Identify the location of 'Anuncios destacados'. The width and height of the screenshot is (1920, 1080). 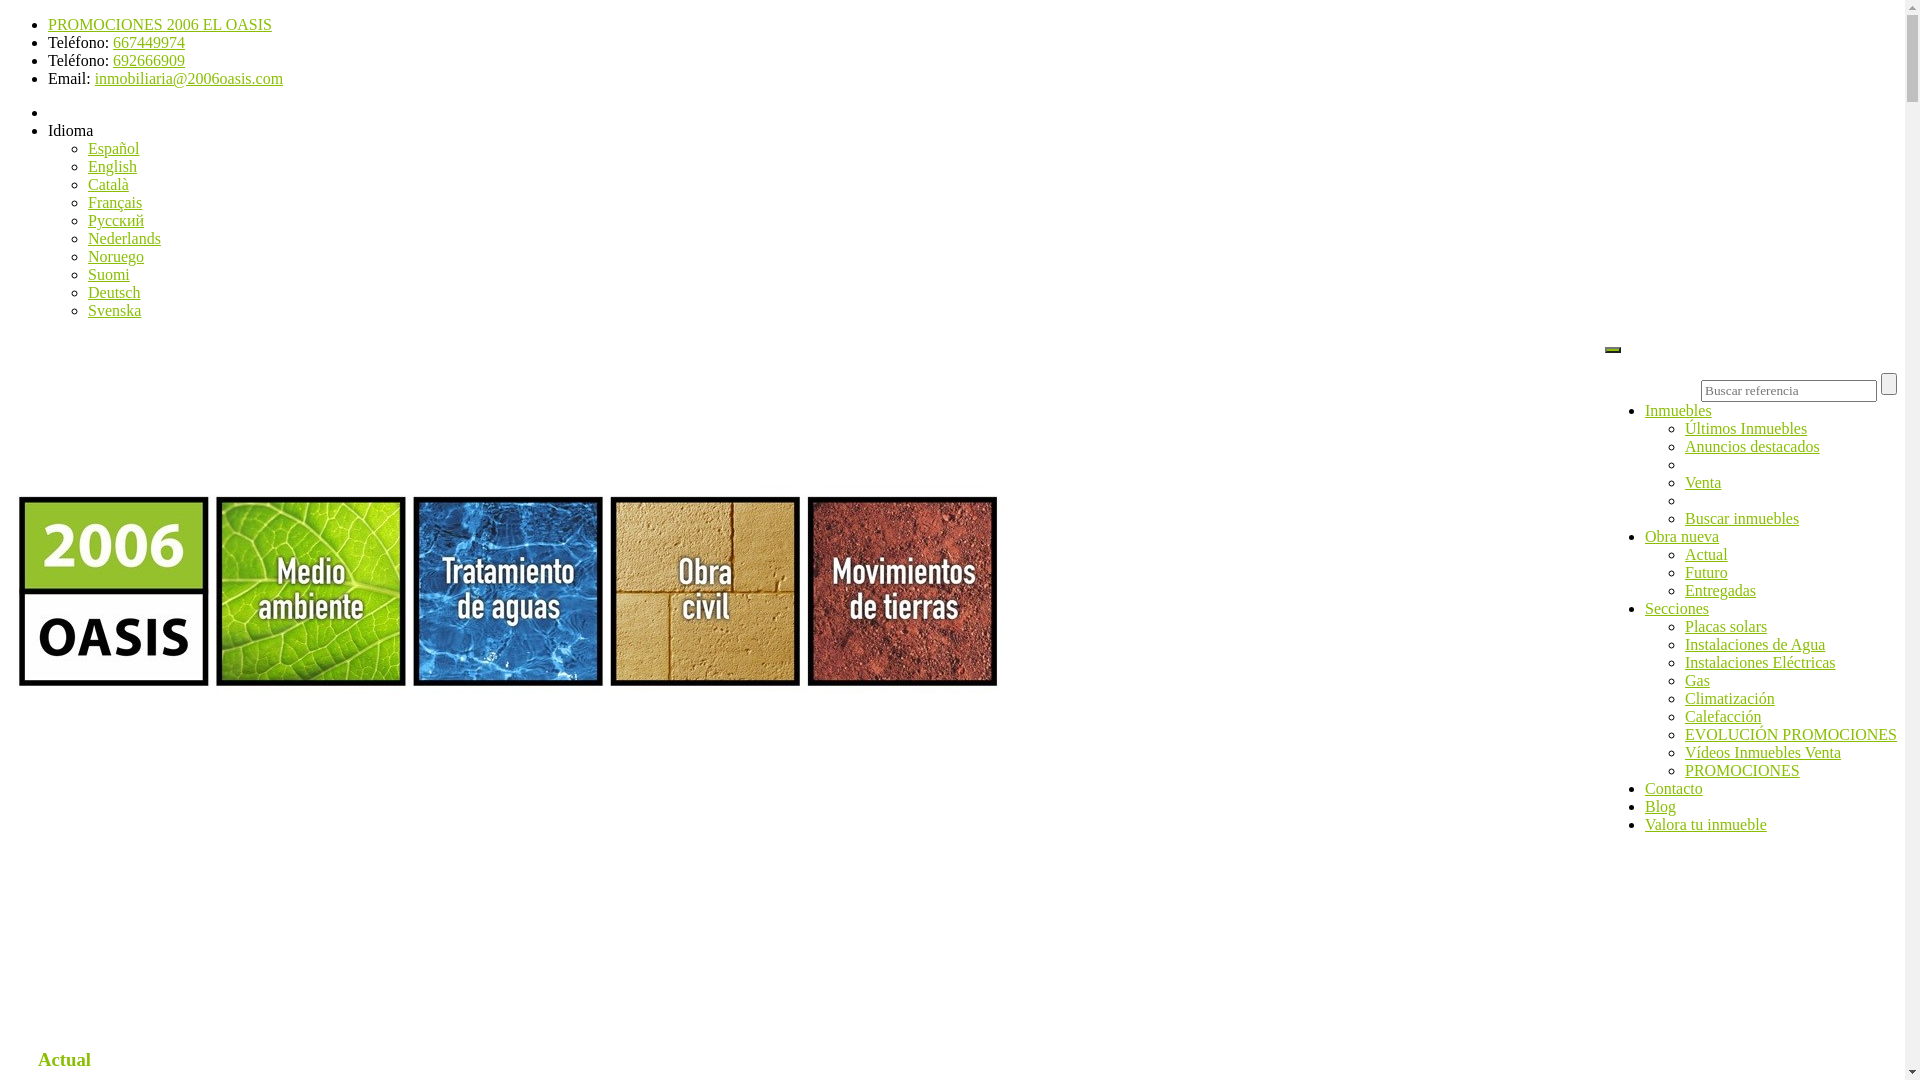
(1751, 445).